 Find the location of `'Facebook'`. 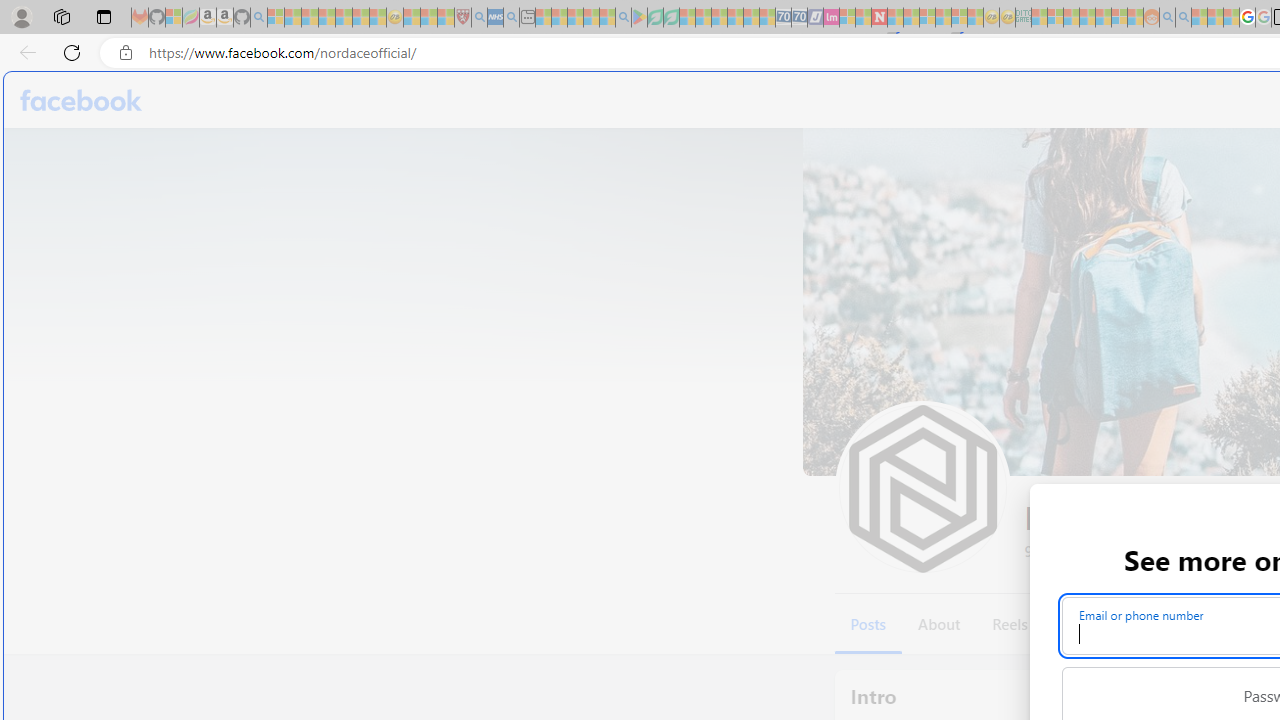

'Facebook' is located at coordinates (80, 100).